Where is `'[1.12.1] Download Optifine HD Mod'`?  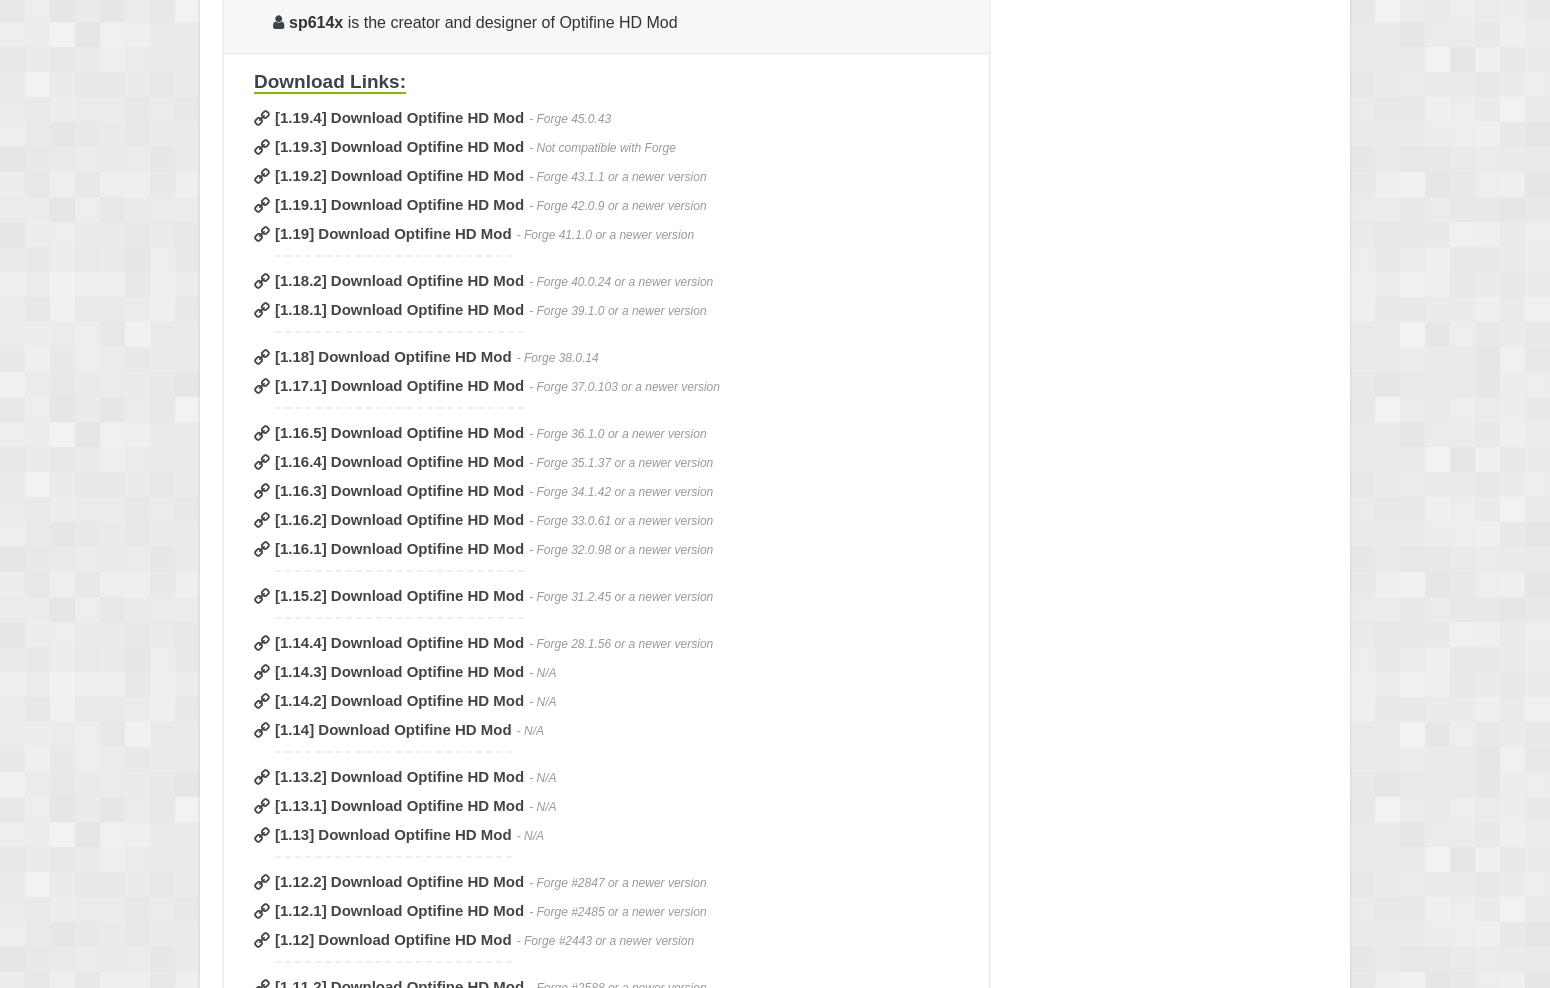
'[1.12.1] Download Optifine HD Mod' is located at coordinates (274, 909).